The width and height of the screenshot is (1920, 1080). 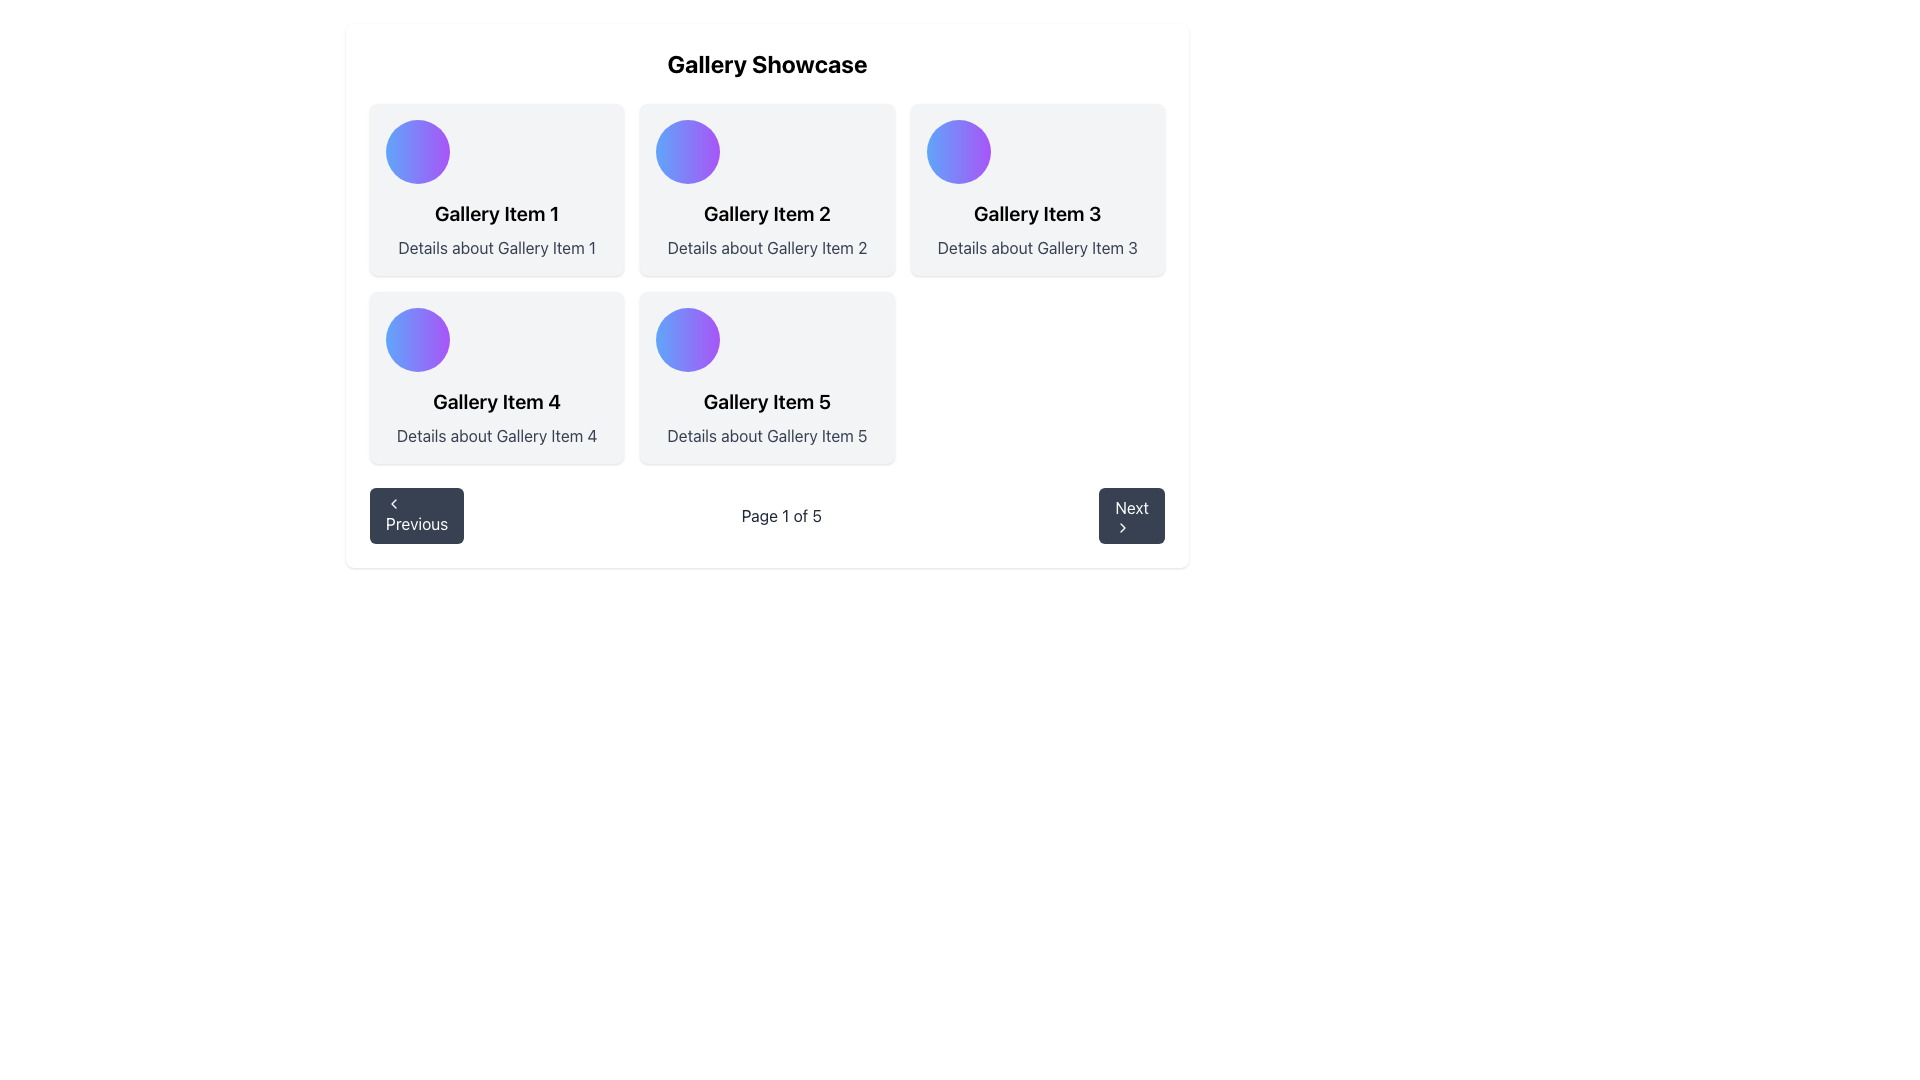 What do you see at coordinates (1037, 246) in the screenshot?
I see `information displayed on the text label that shows 'Details about Gallery Item 3', located below 'Gallery Item 3' in the top-right section of the layout` at bounding box center [1037, 246].